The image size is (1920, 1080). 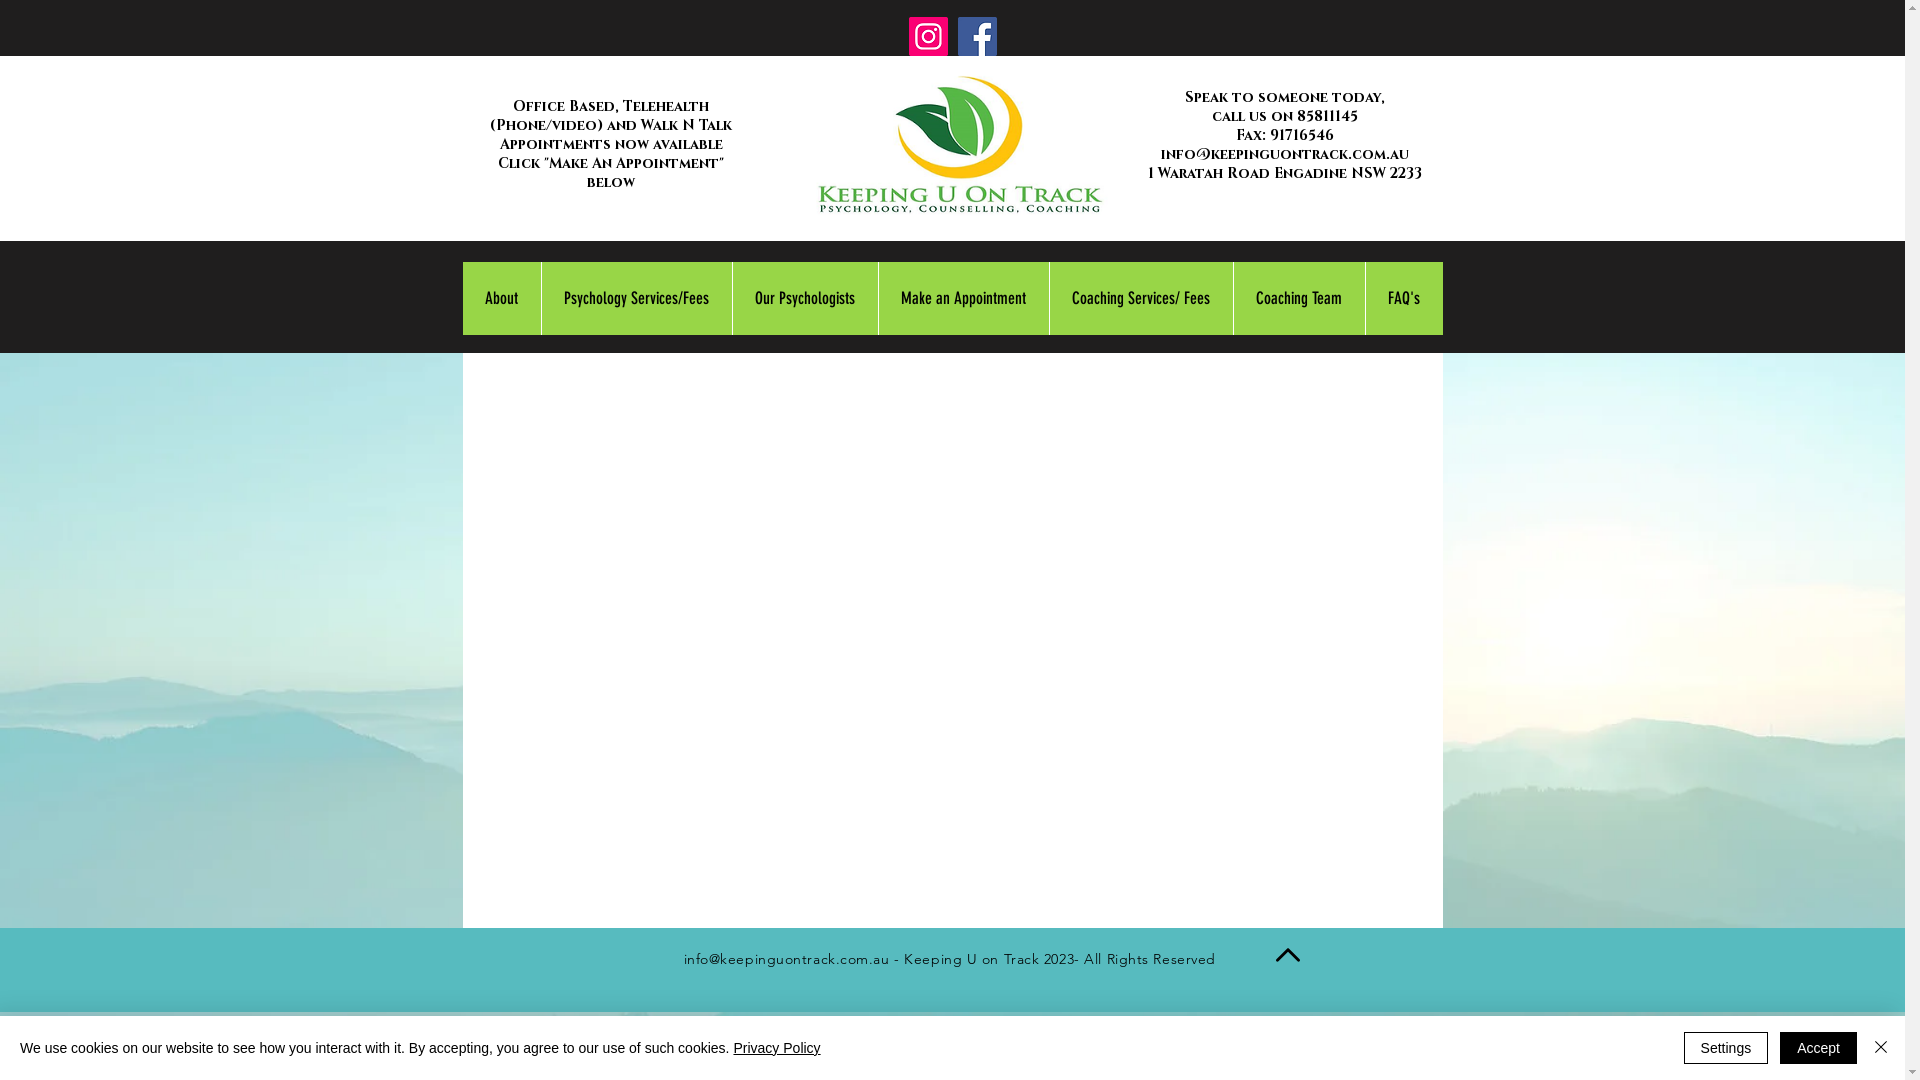 I want to click on 'Accept', so click(x=1818, y=1047).